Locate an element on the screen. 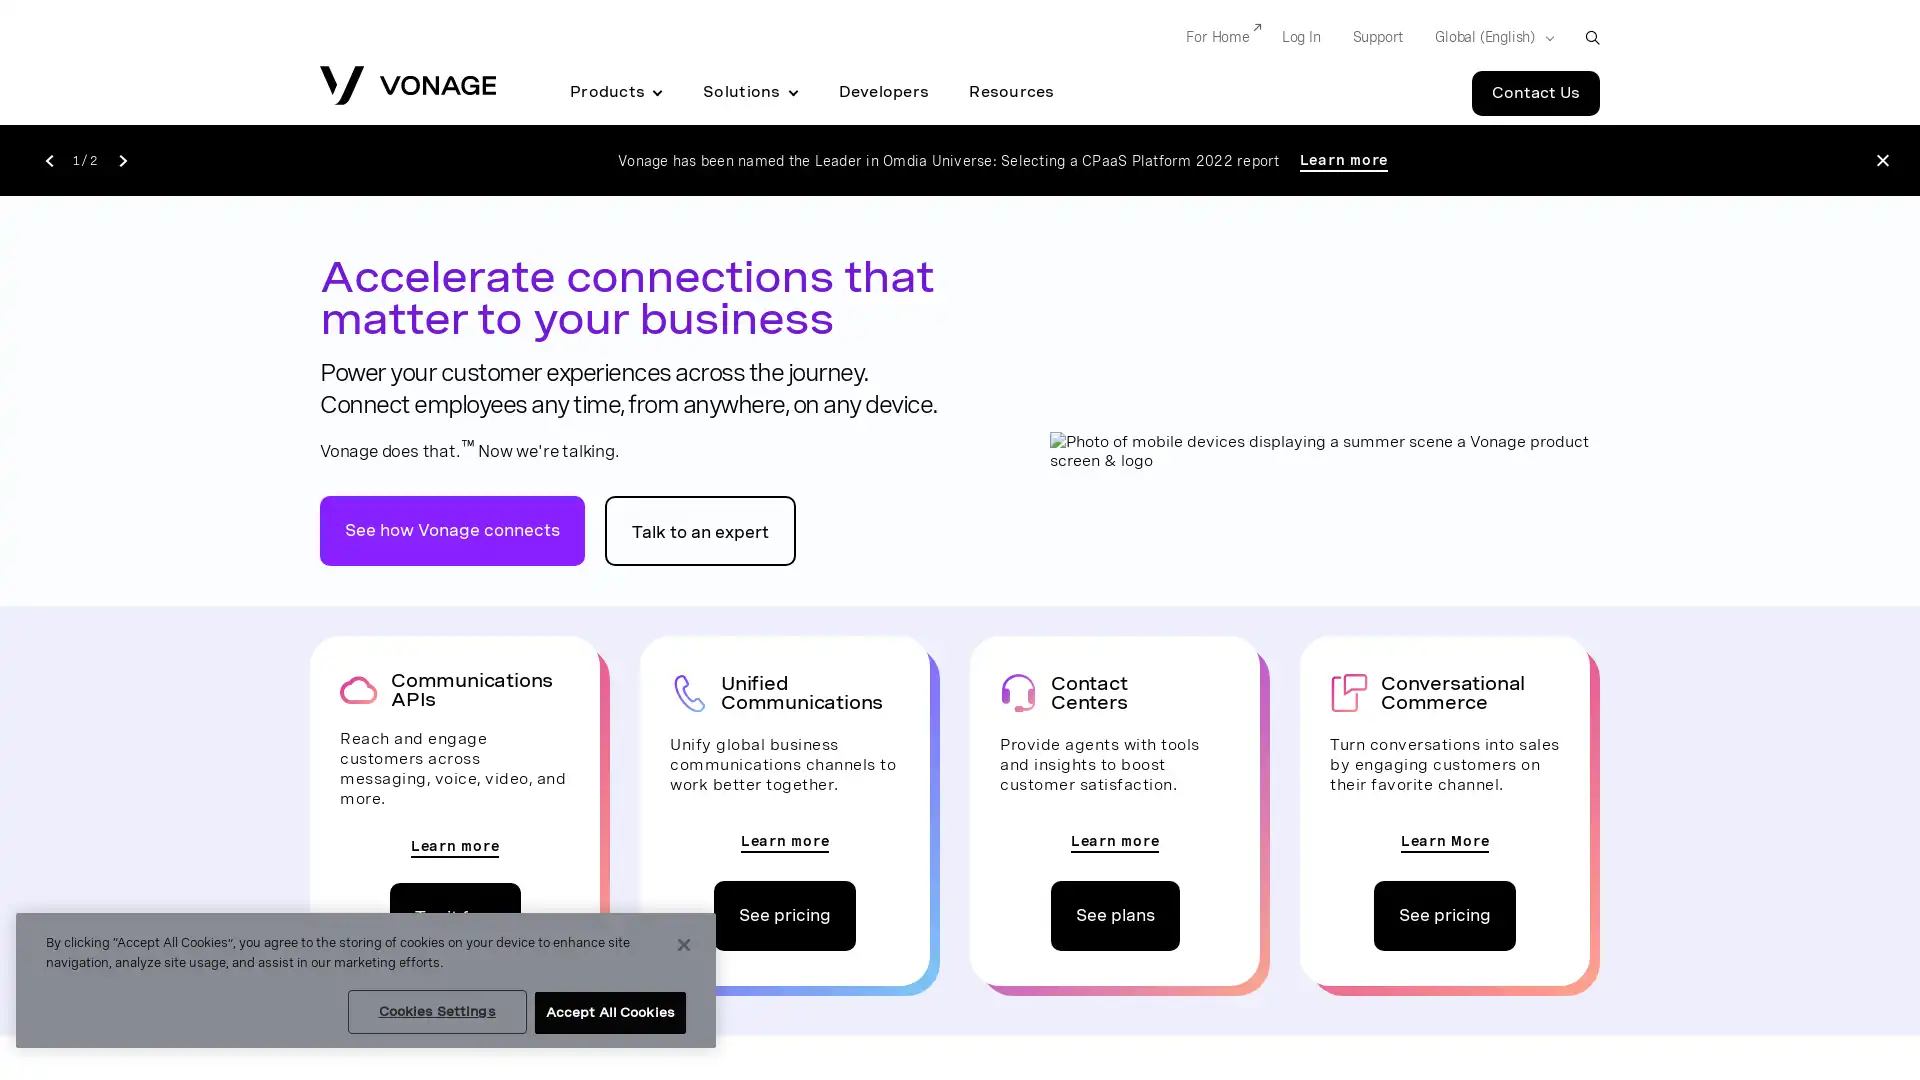 Image resolution: width=1920 pixels, height=1080 pixels. go to vonage does that video is located at coordinates (451, 528).